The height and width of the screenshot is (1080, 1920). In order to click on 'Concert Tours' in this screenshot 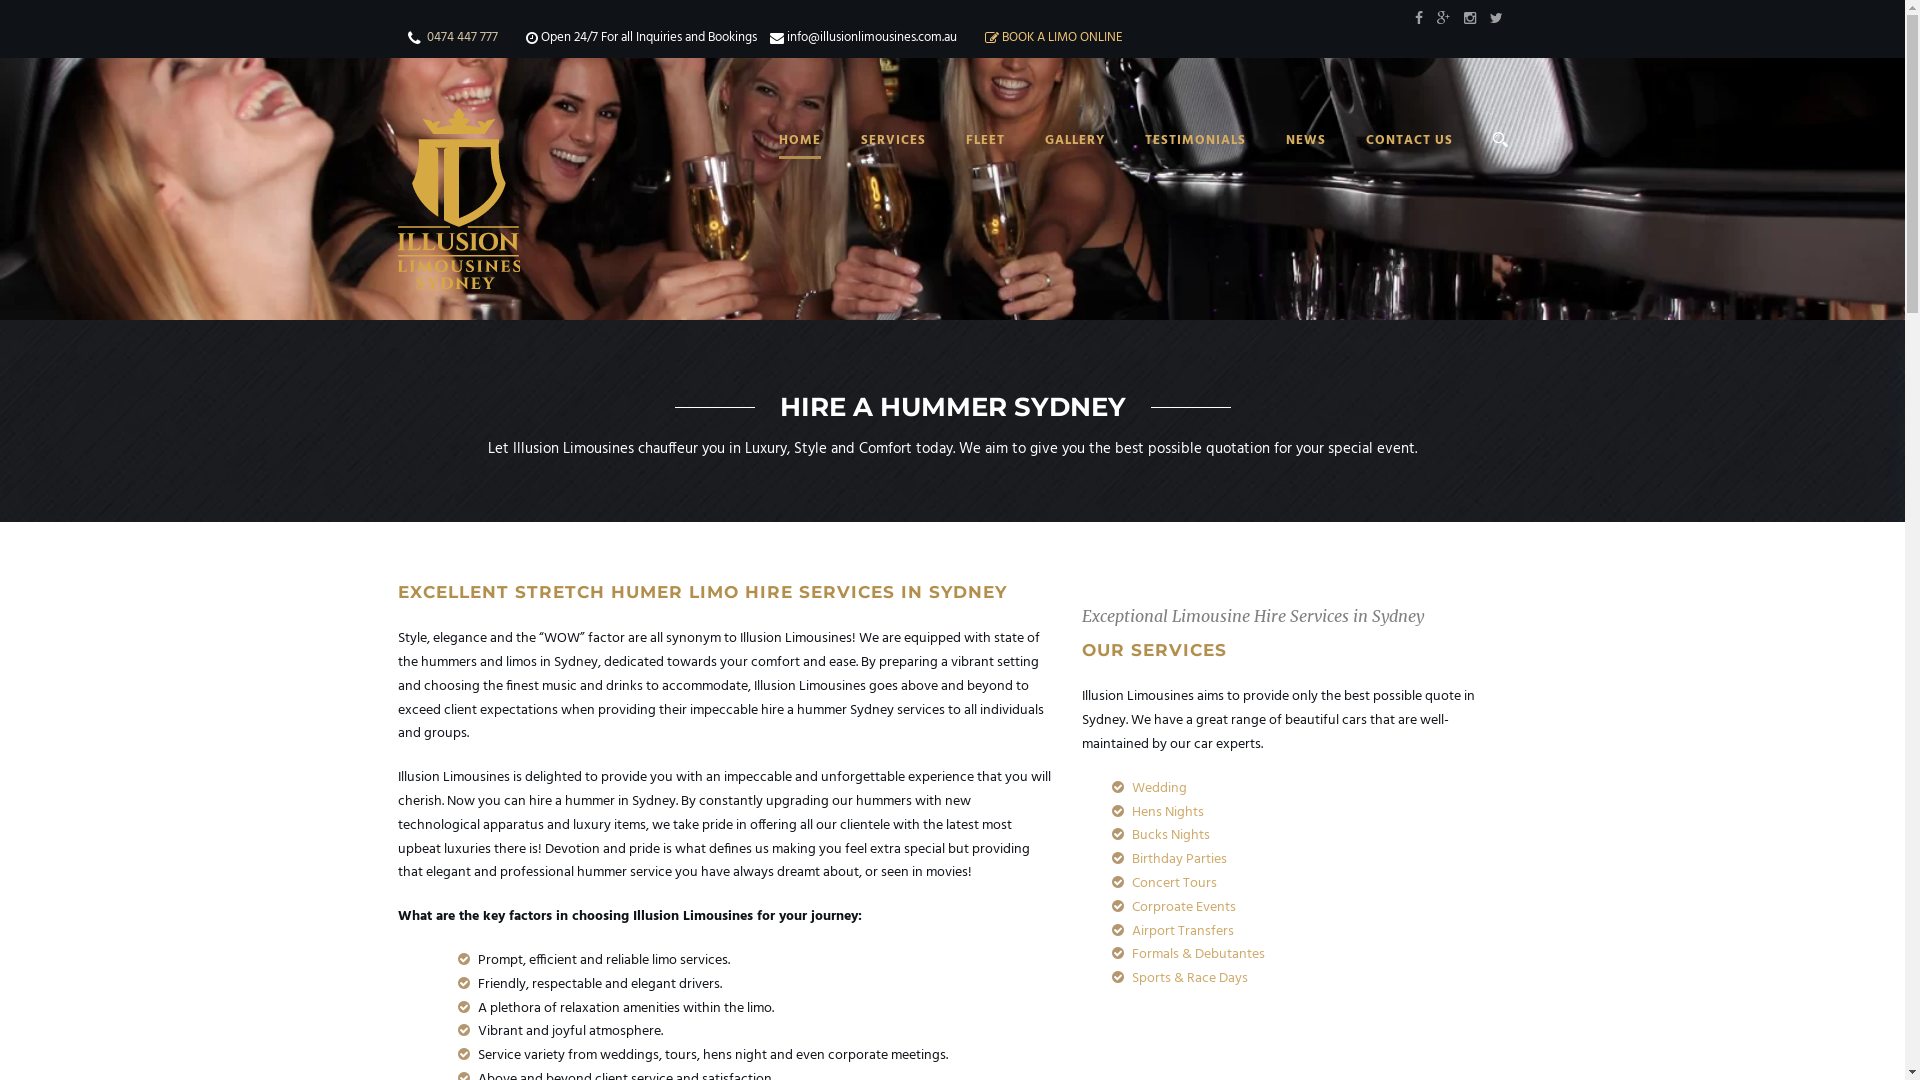, I will do `click(1174, 882)`.